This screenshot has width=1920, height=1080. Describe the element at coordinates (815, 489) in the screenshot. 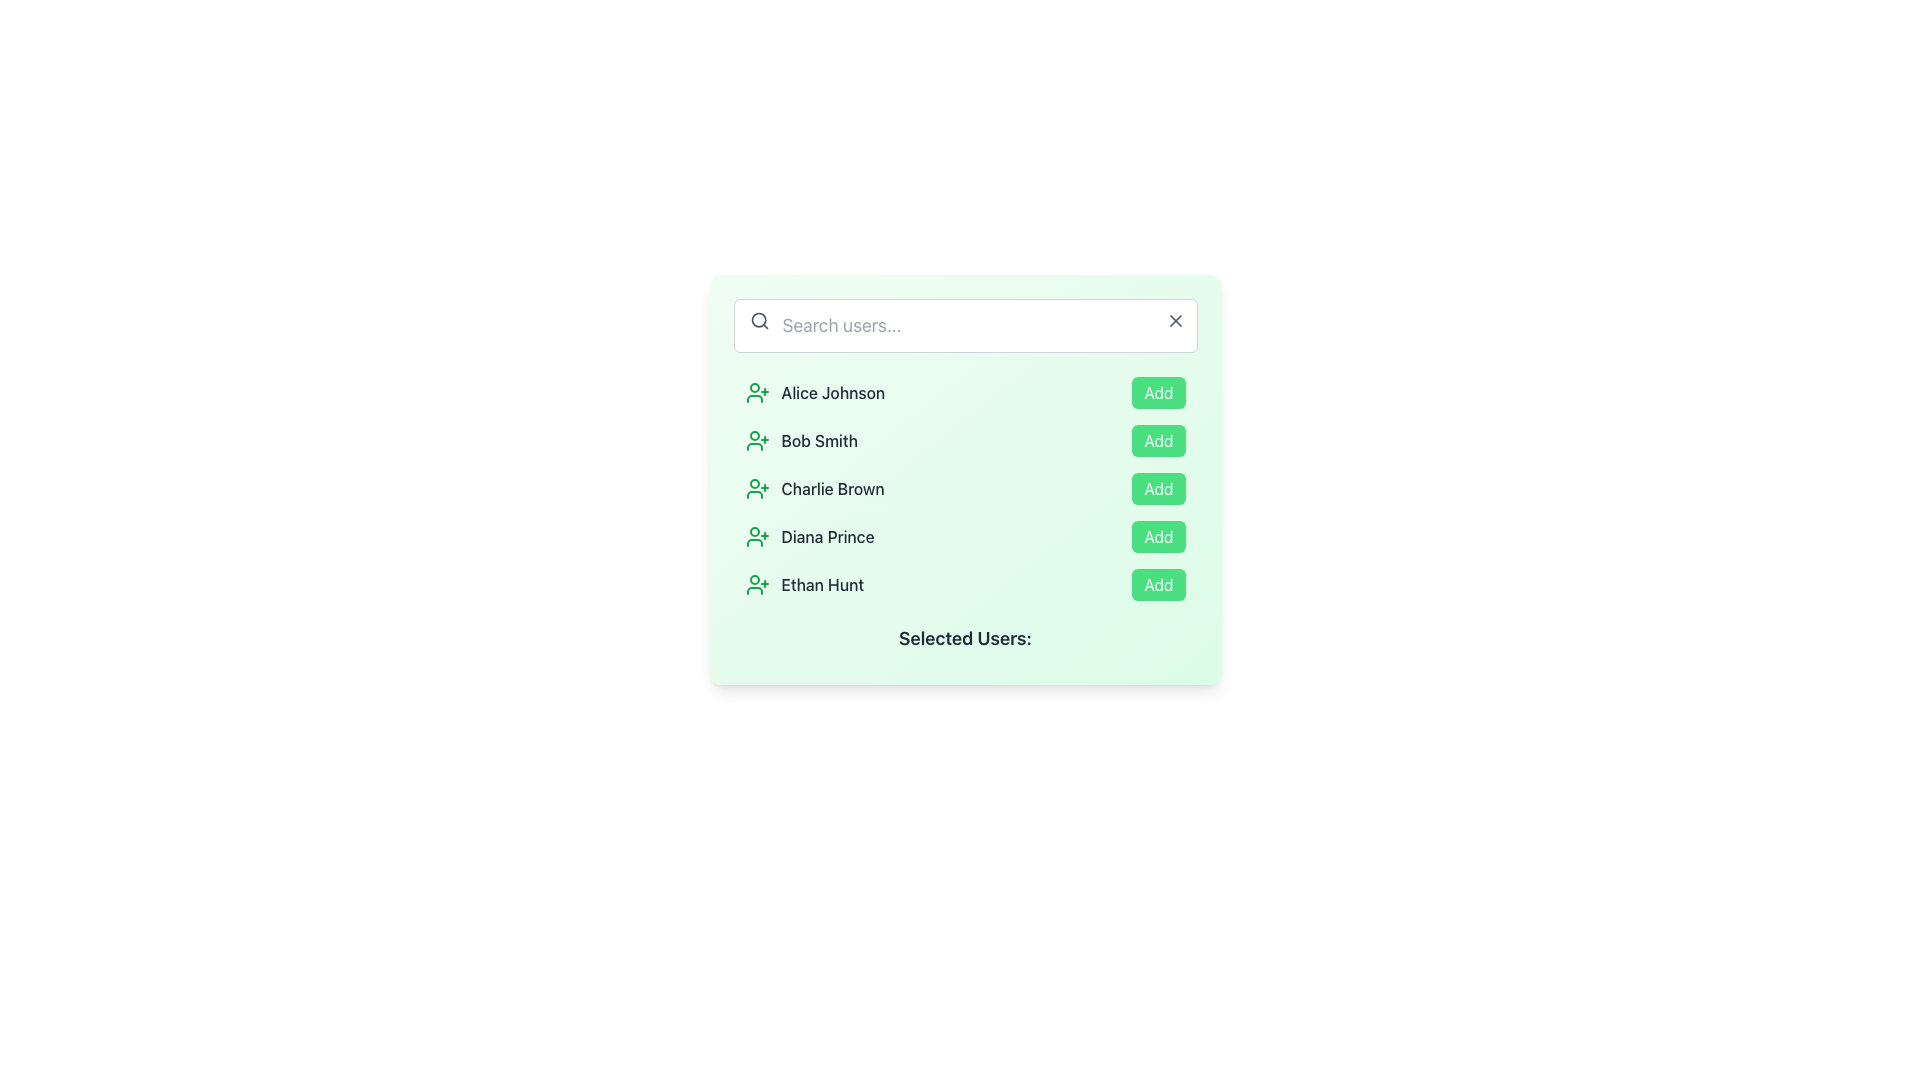

I see `the text label displaying 'Charlie Brown', which is the third entry in the user list, positioned to the right of a user icon with a green plus sign` at that location.